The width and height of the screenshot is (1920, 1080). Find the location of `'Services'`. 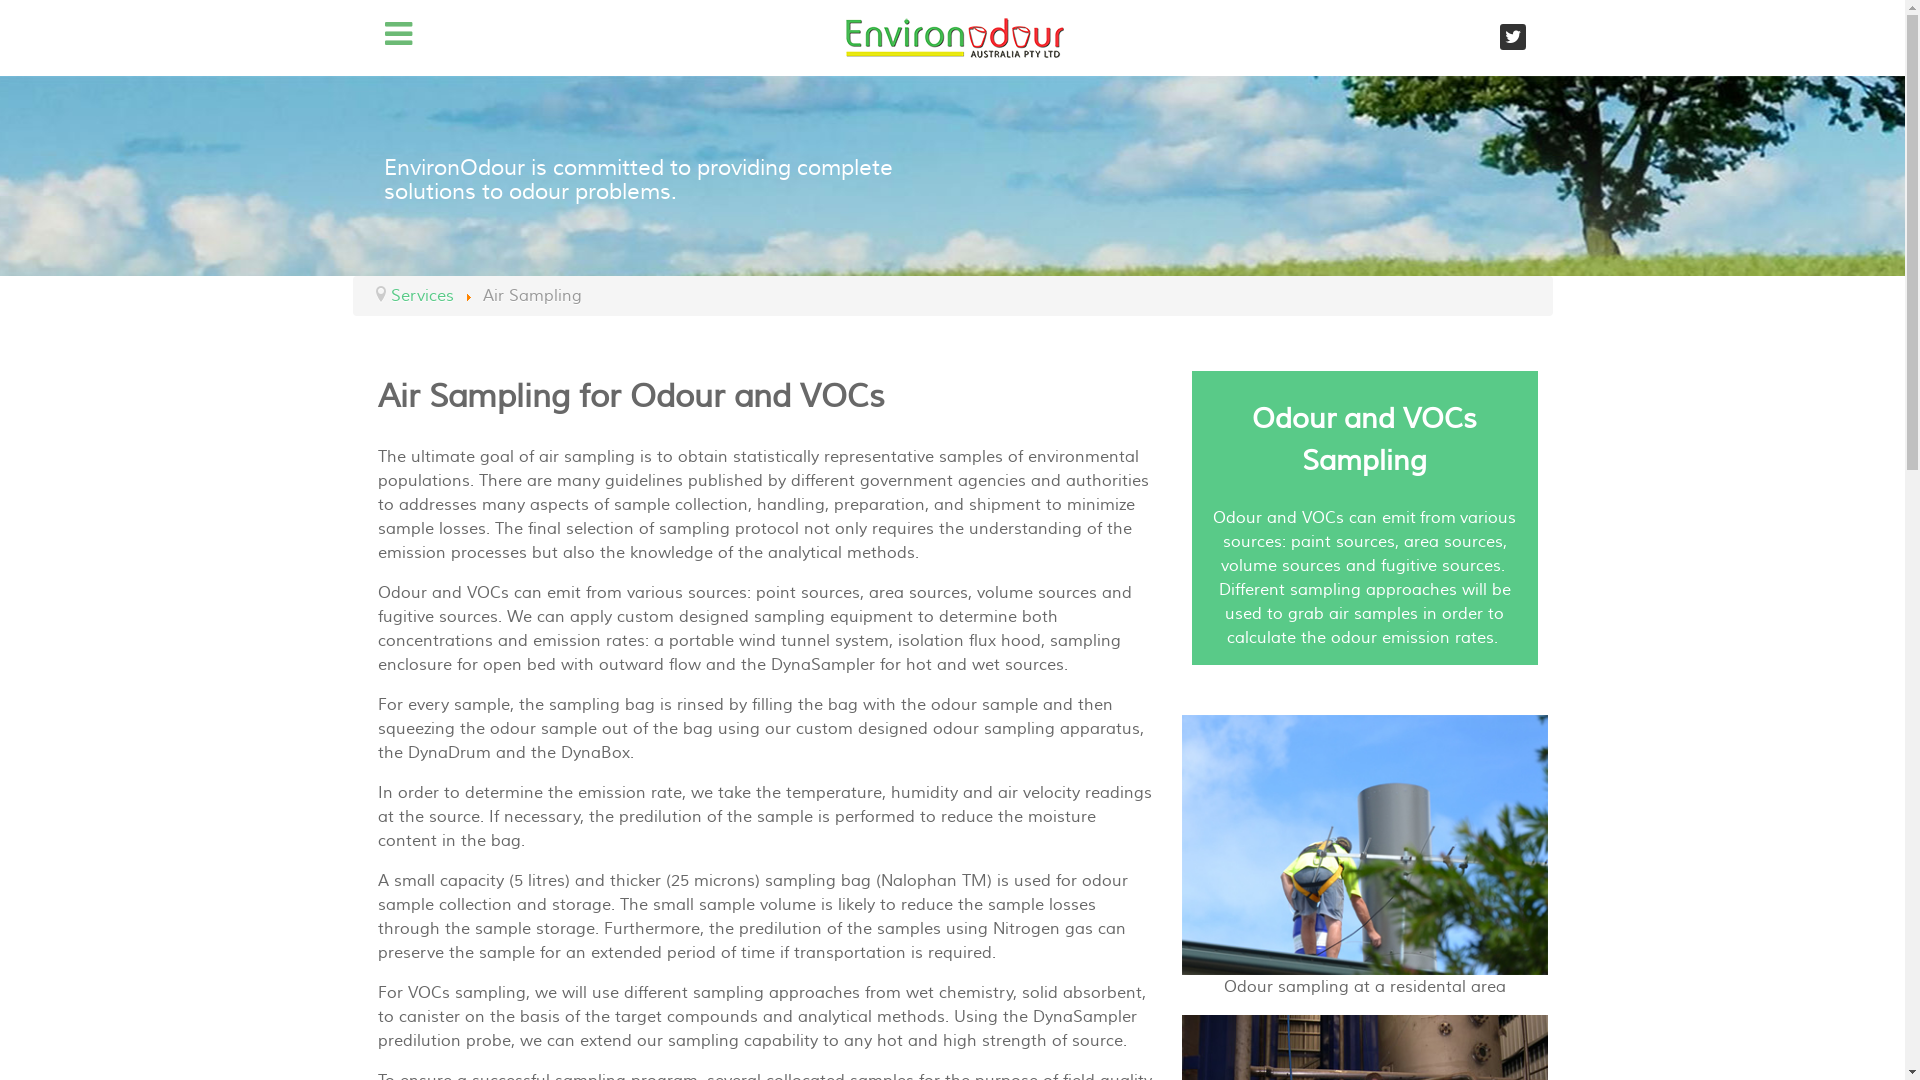

'Services' is located at coordinates (420, 296).